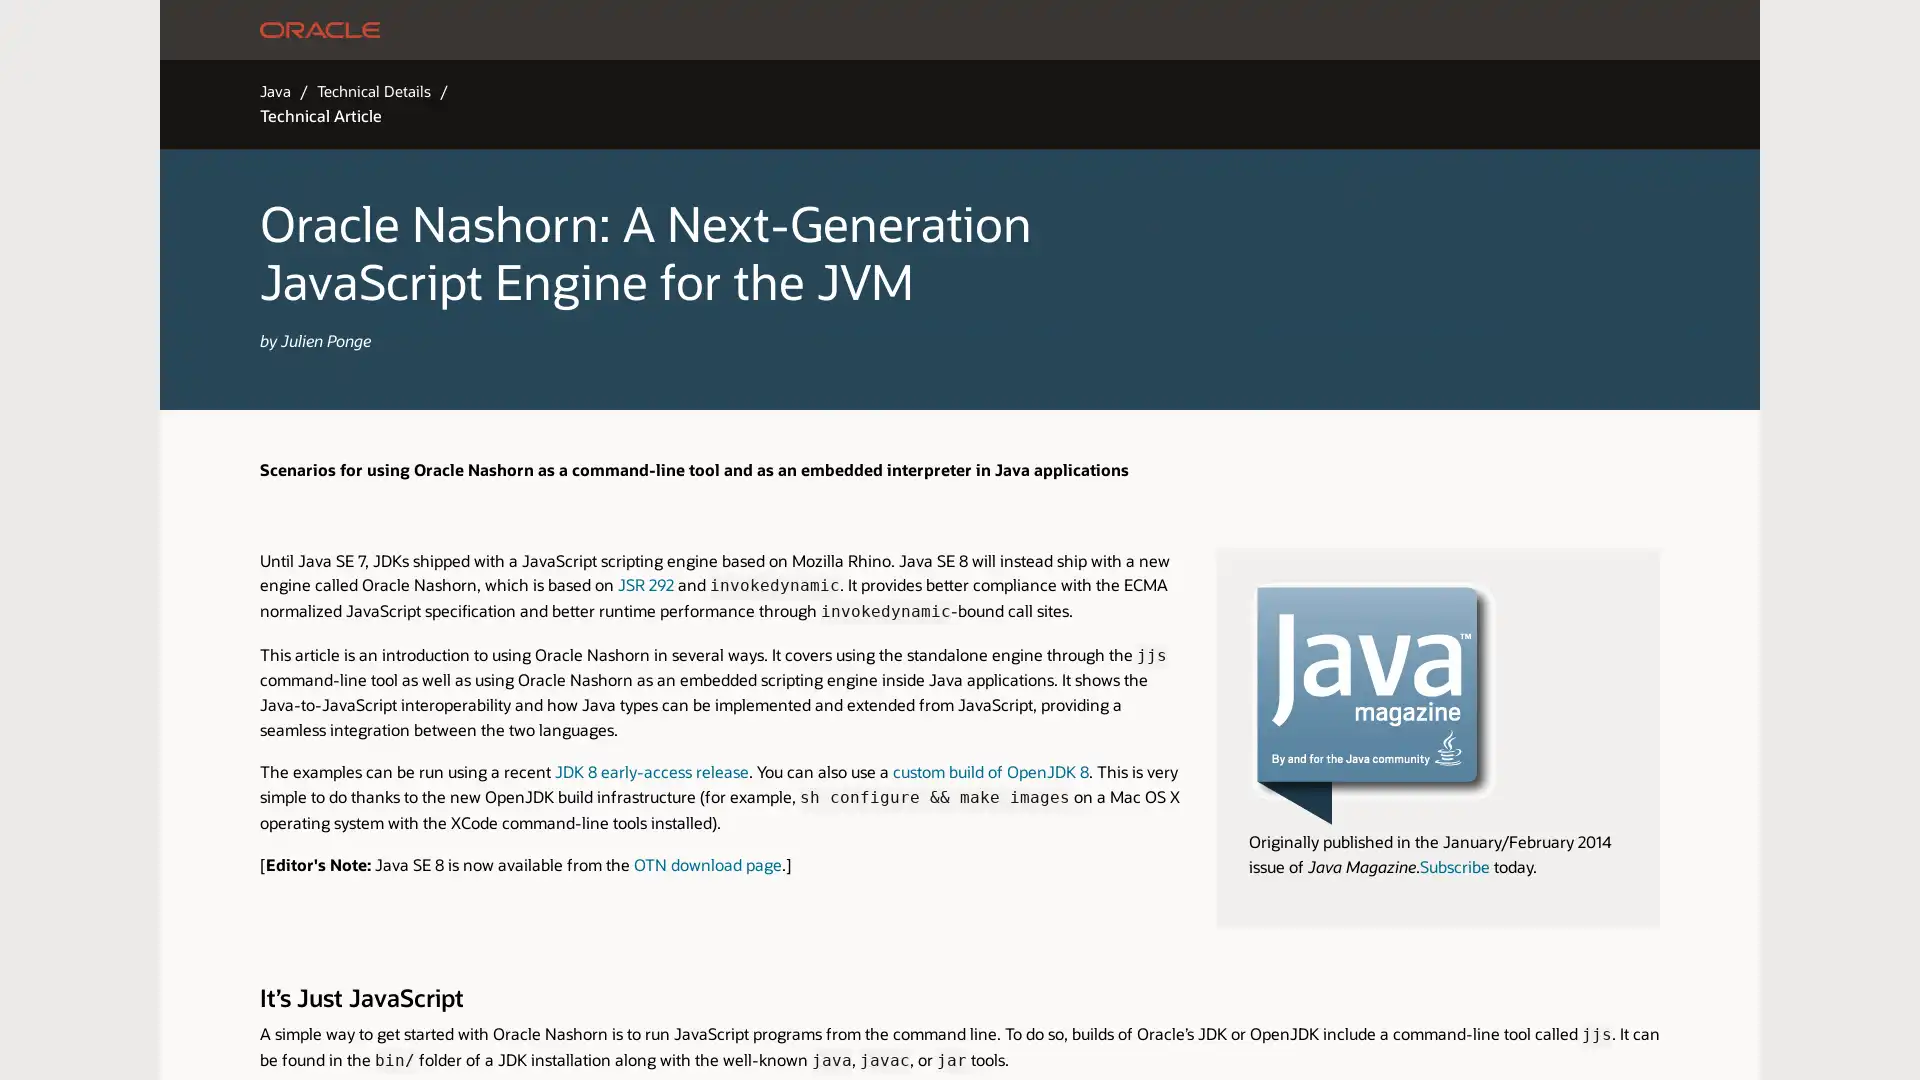 The image size is (1920, 1080). What do you see at coordinates (753, 29) in the screenshot?
I see `Resources` at bounding box center [753, 29].